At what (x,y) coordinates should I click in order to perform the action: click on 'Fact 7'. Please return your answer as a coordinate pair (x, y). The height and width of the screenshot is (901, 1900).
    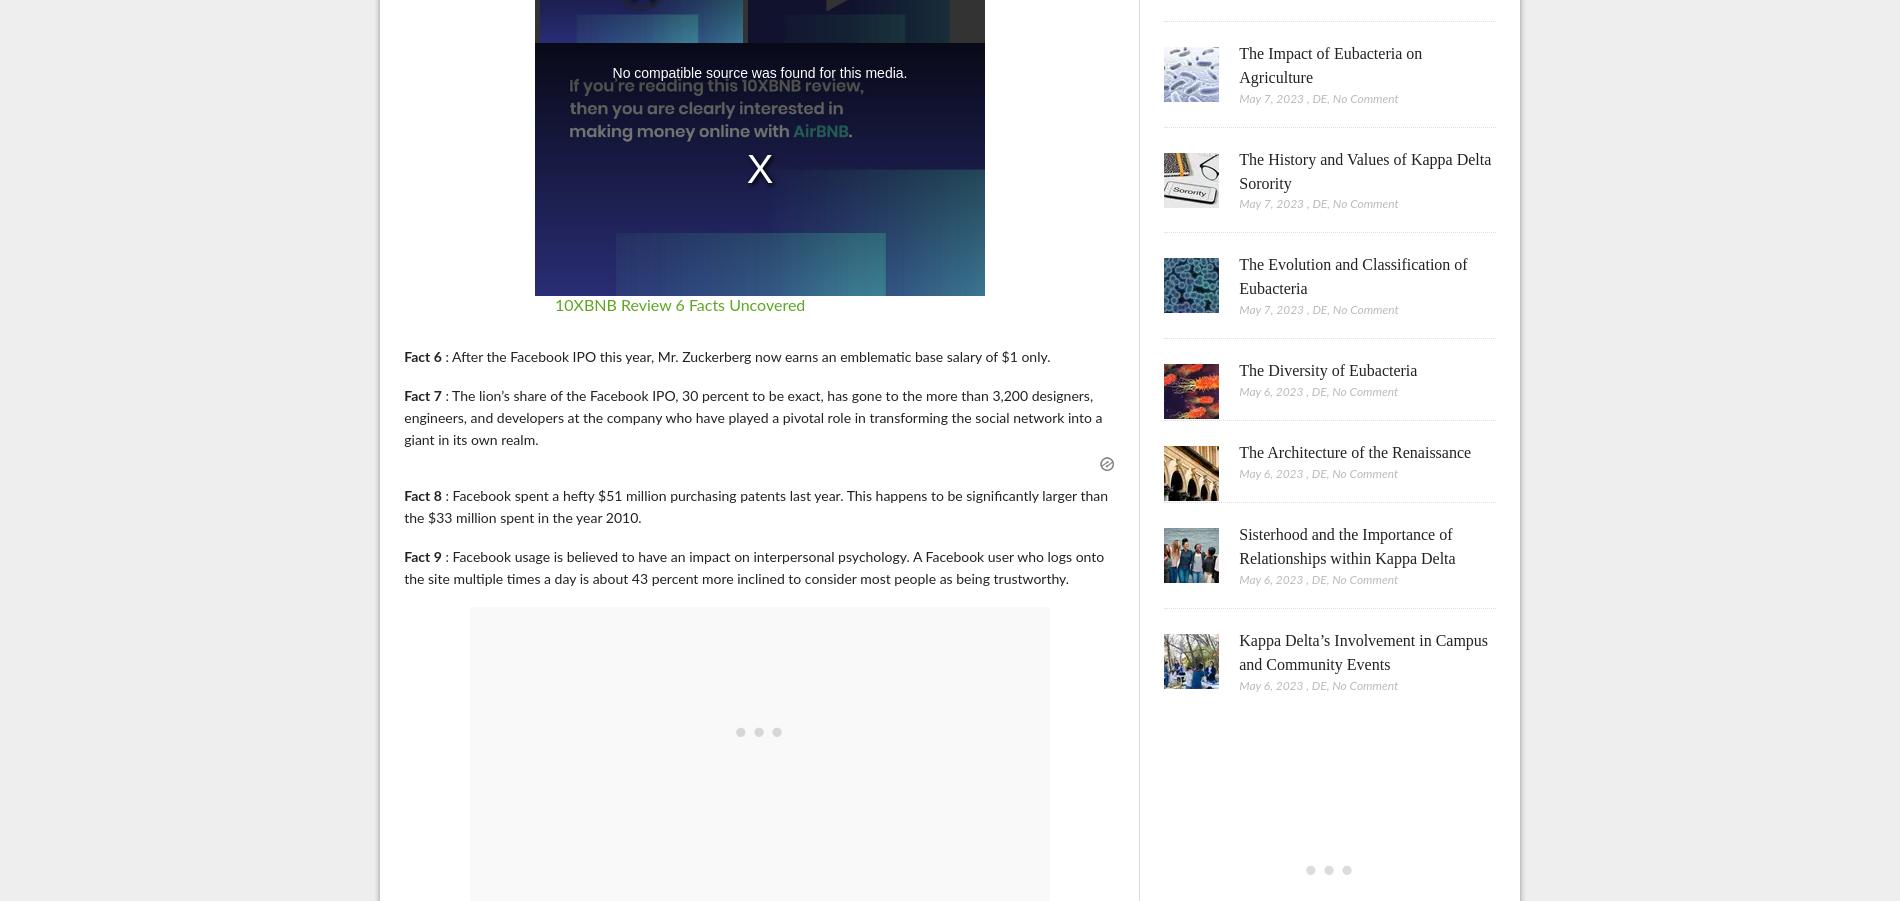
    Looking at the image, I should click on (421, 395).